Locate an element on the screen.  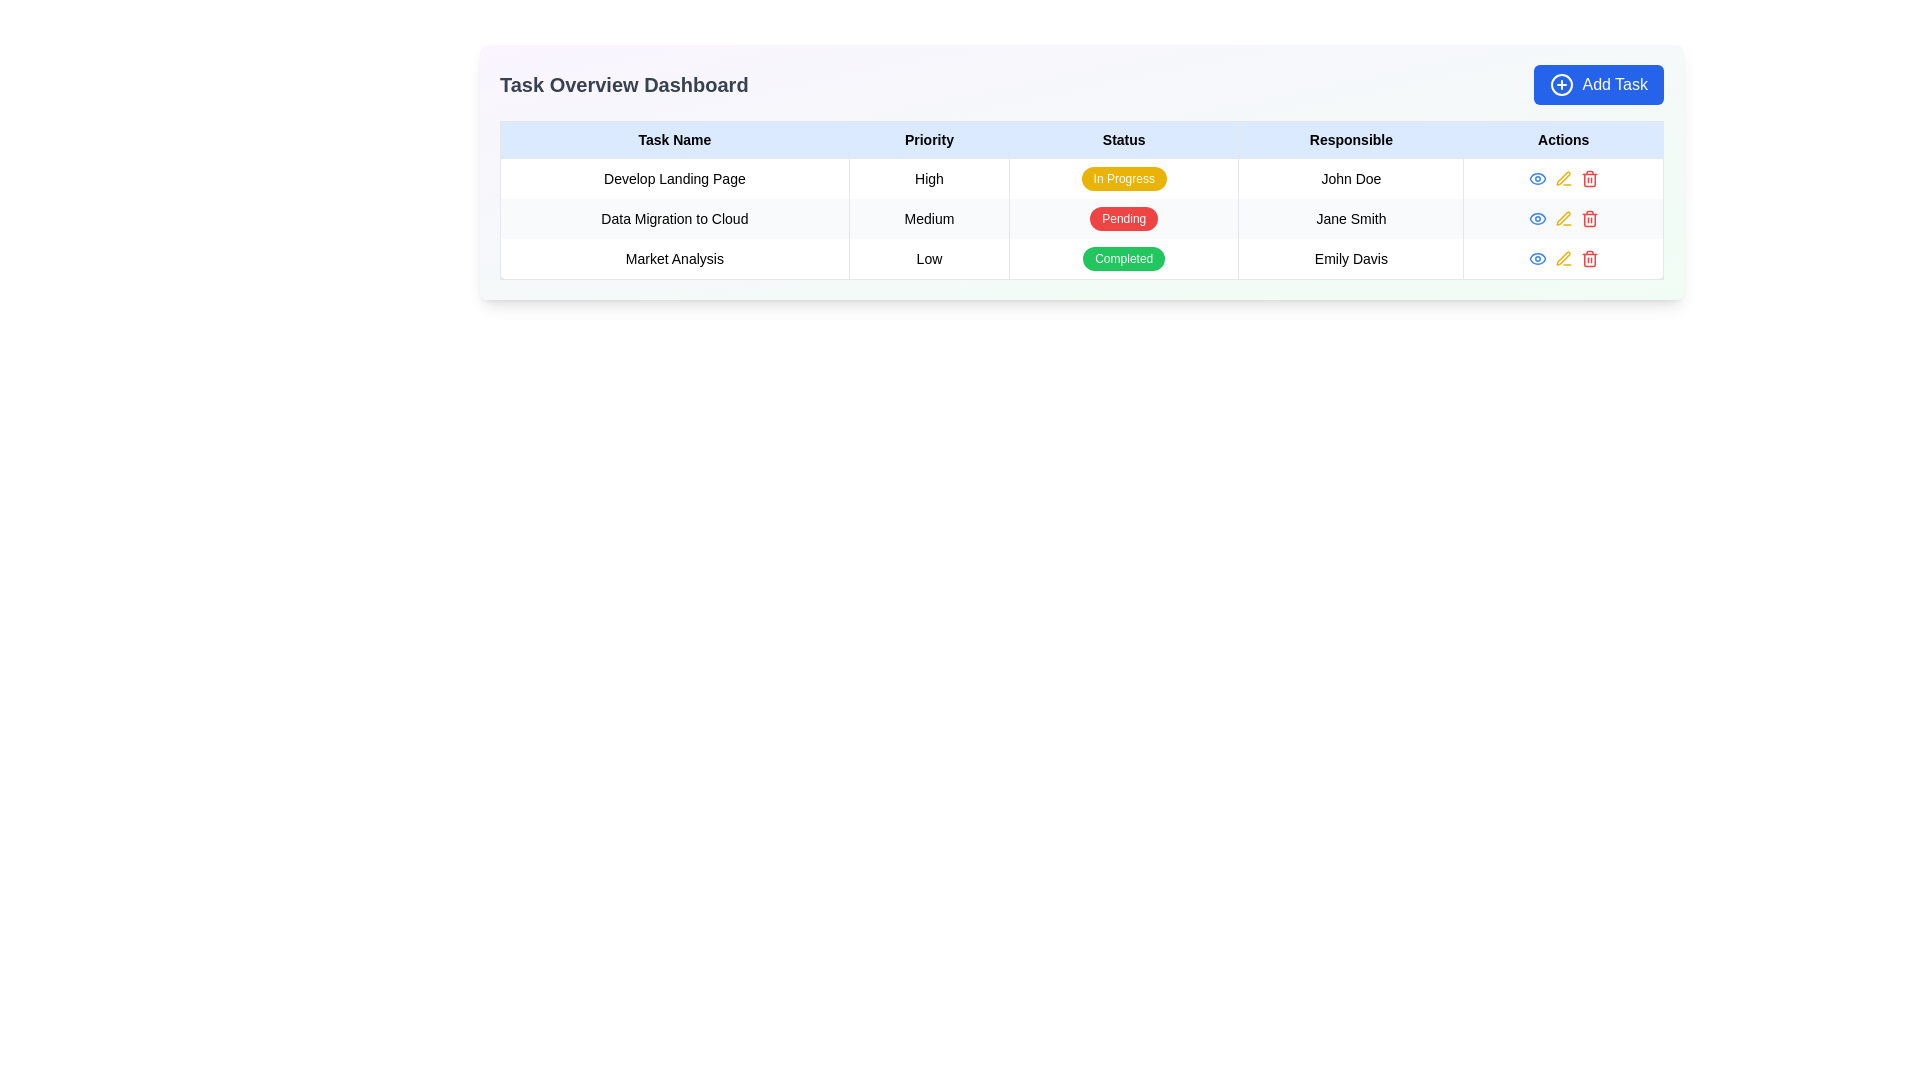
the red trash bin icon is located at coordinates (1588, 219).